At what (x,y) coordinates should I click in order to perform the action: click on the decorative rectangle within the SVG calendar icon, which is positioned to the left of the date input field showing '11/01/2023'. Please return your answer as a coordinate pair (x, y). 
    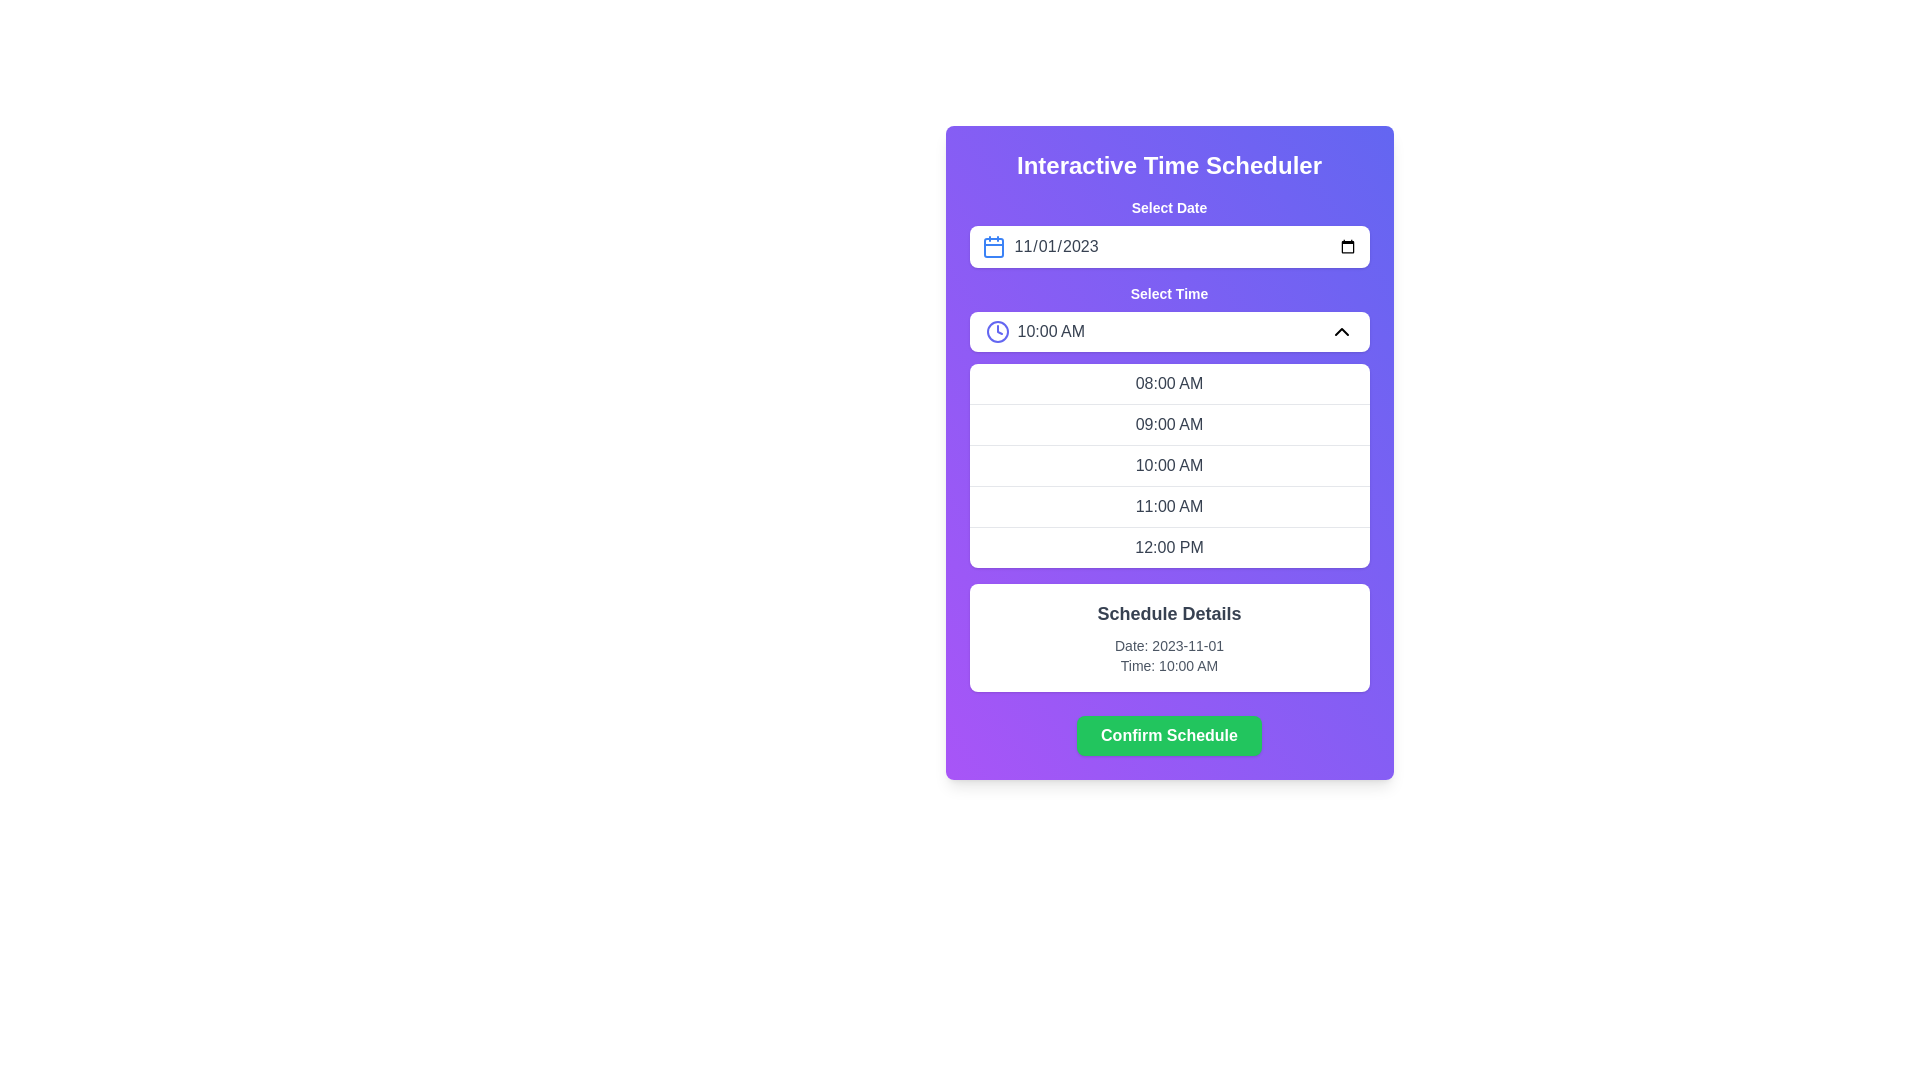
    Looking at the image, I should click on (993, 246).